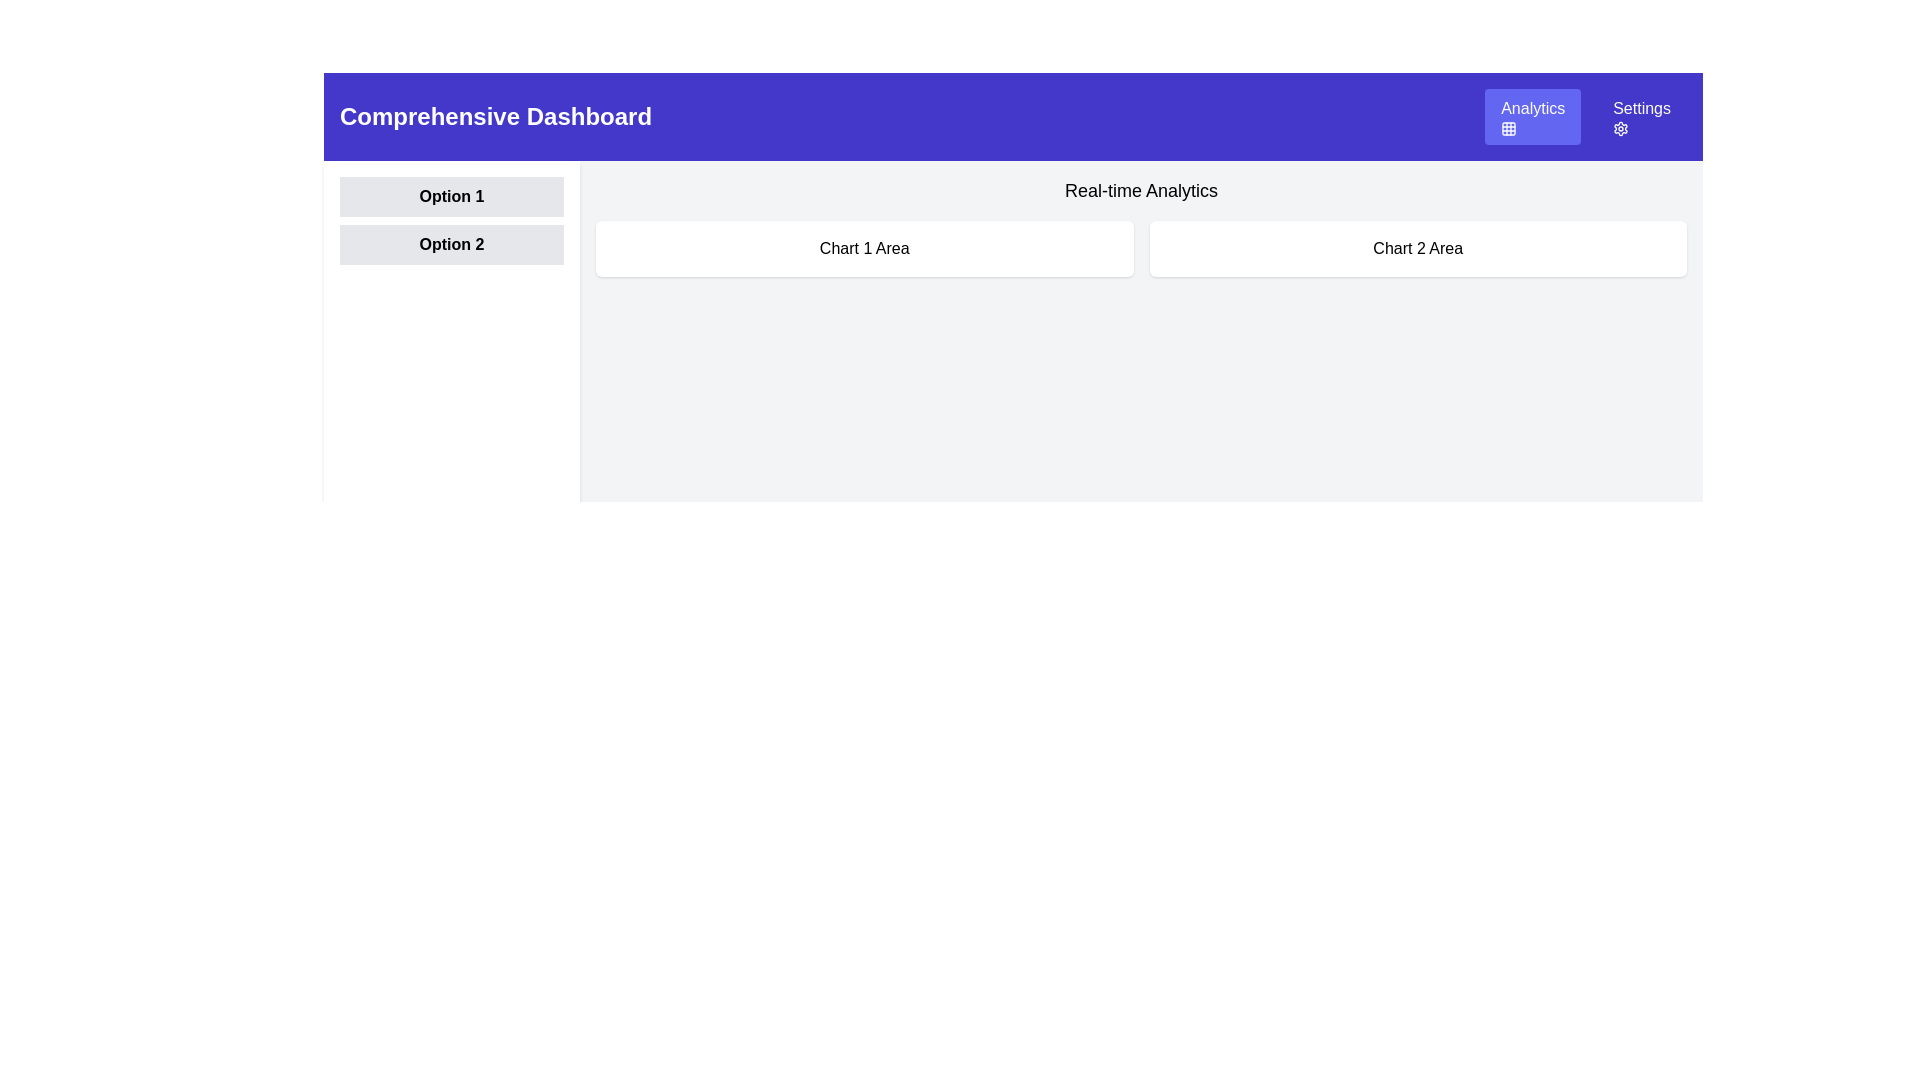 The height and width of the screenshot is (1080, 1920). What do you see at coordinates (1585, 116) in the screenshot?
I see `the 'Analytics' button in the Navigation menu located at the top-right corner of the interface` at bounding box center [1585, 116].